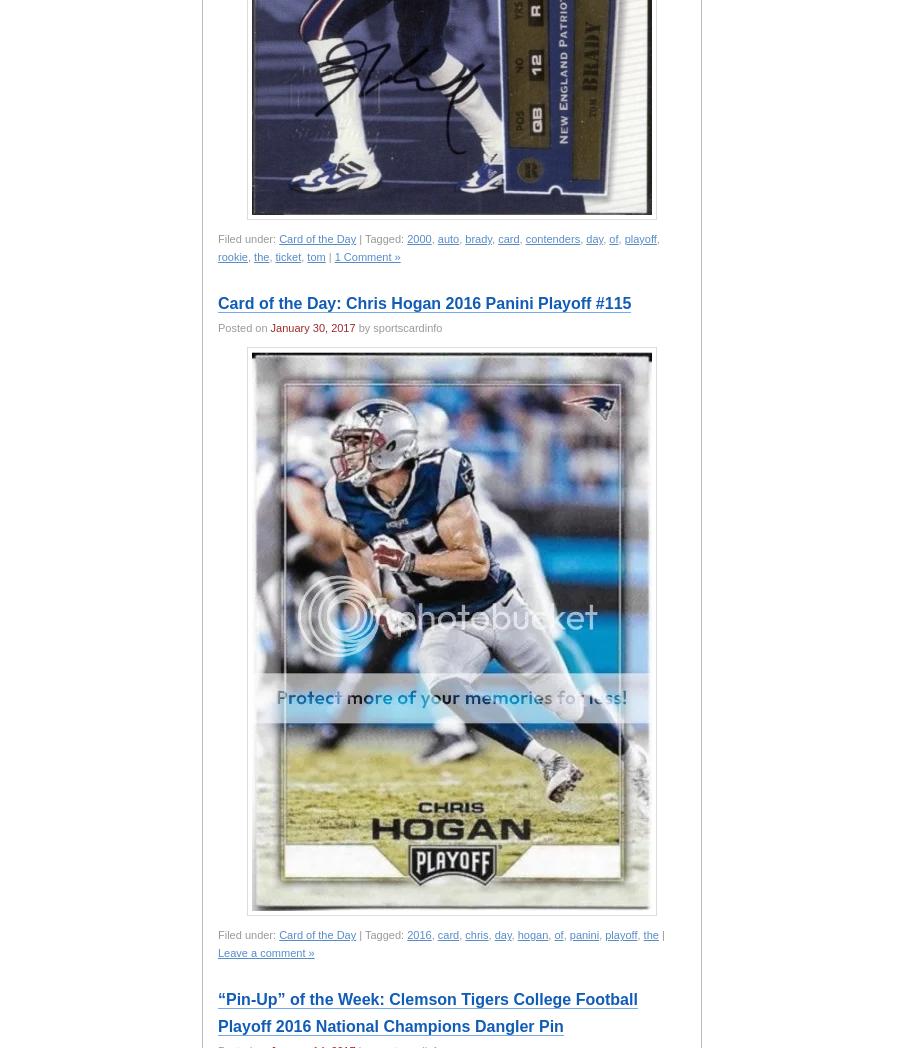  What do you see at coordinates (516, 935) in the screenshot?
I see `'hogan'` at bounding box center [516, 935].